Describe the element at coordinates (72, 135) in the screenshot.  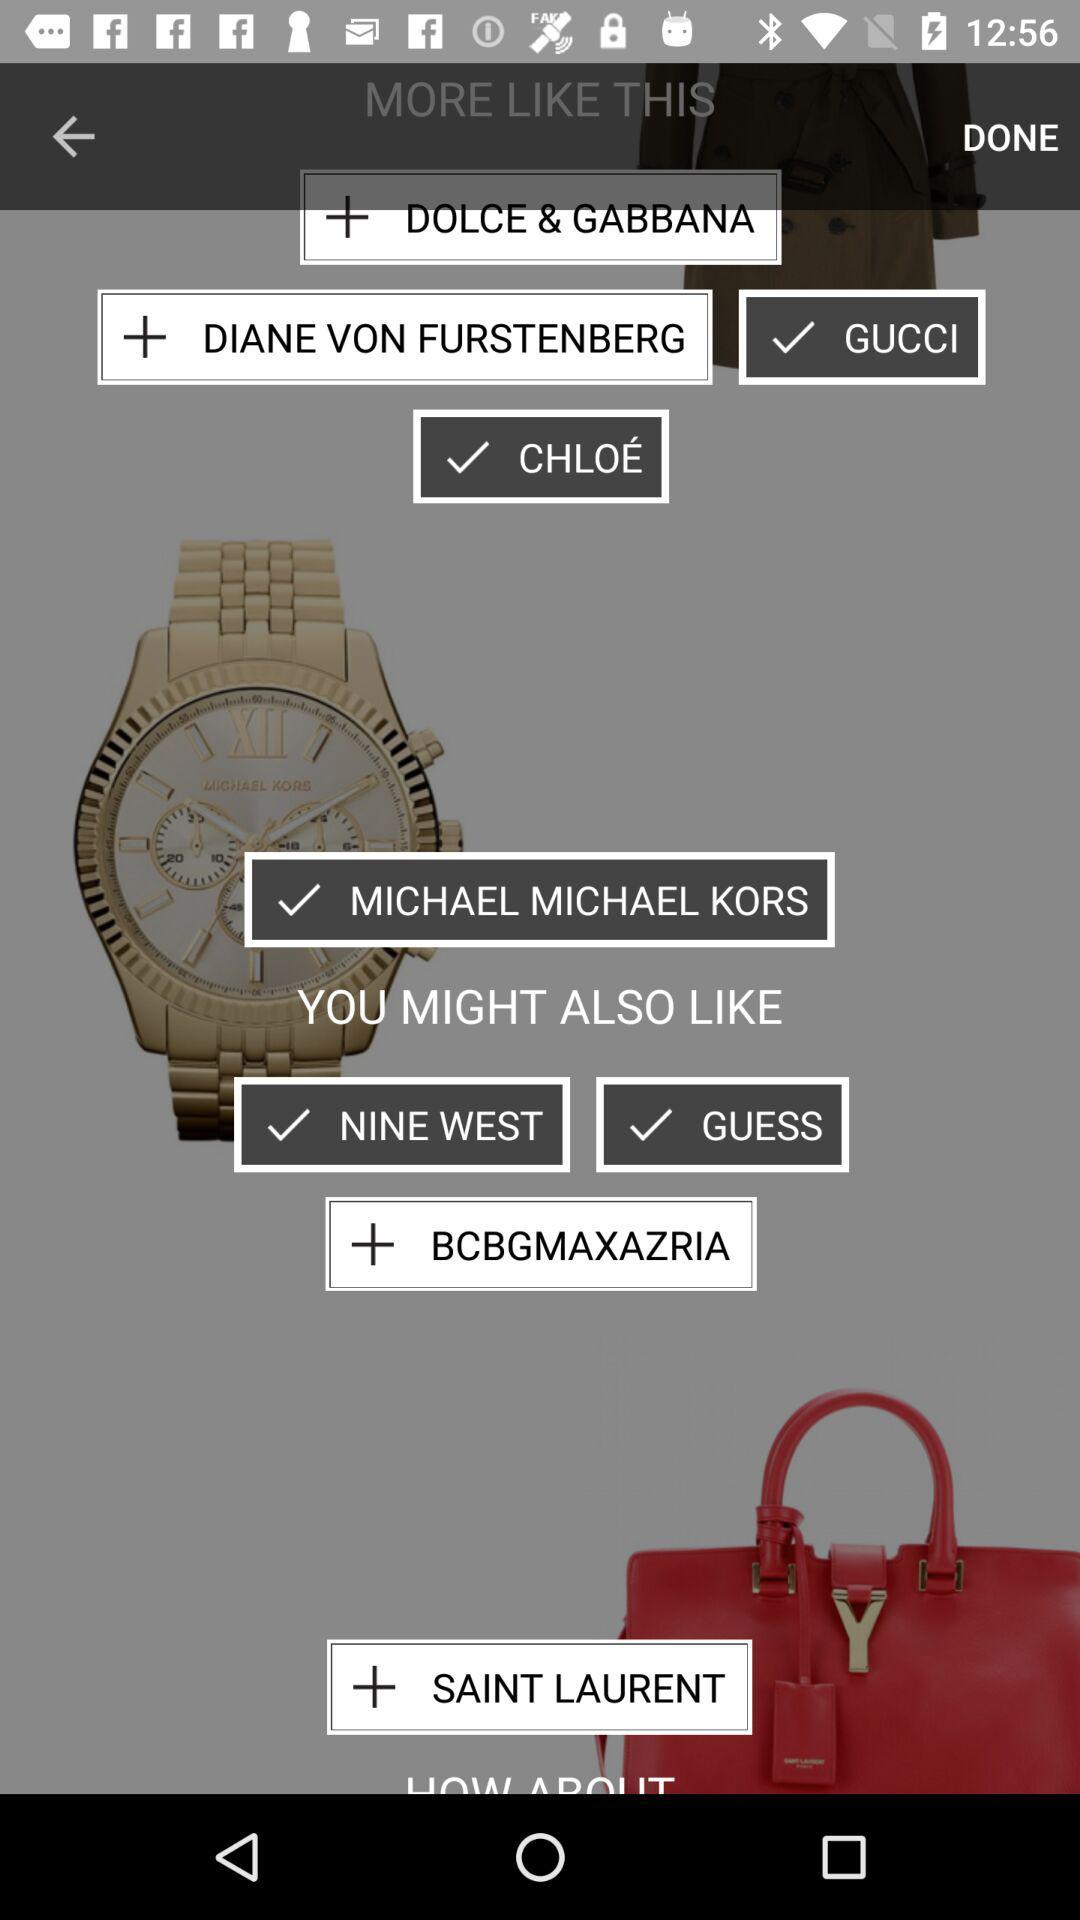
I see `icon to the left of the dolce & gabbana` at that location.